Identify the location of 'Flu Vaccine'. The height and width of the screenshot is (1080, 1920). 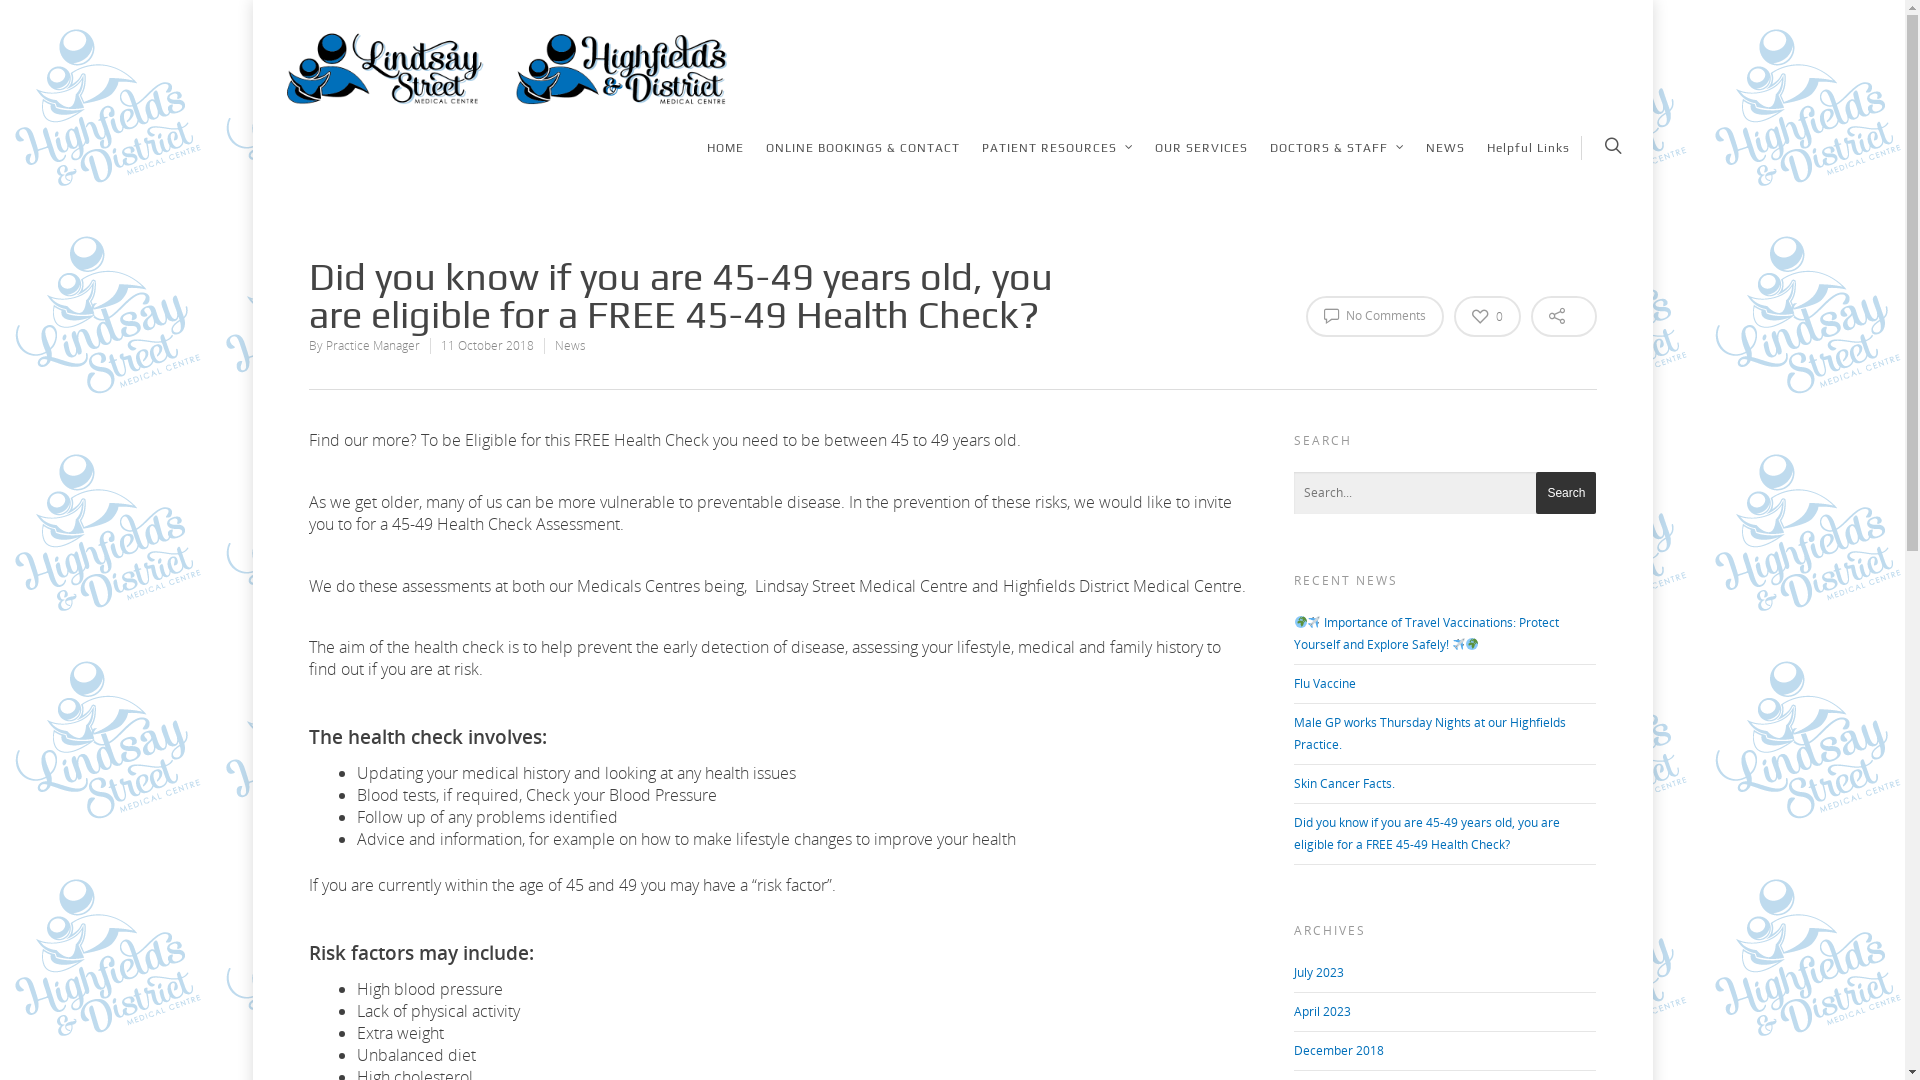
(1294, 682).